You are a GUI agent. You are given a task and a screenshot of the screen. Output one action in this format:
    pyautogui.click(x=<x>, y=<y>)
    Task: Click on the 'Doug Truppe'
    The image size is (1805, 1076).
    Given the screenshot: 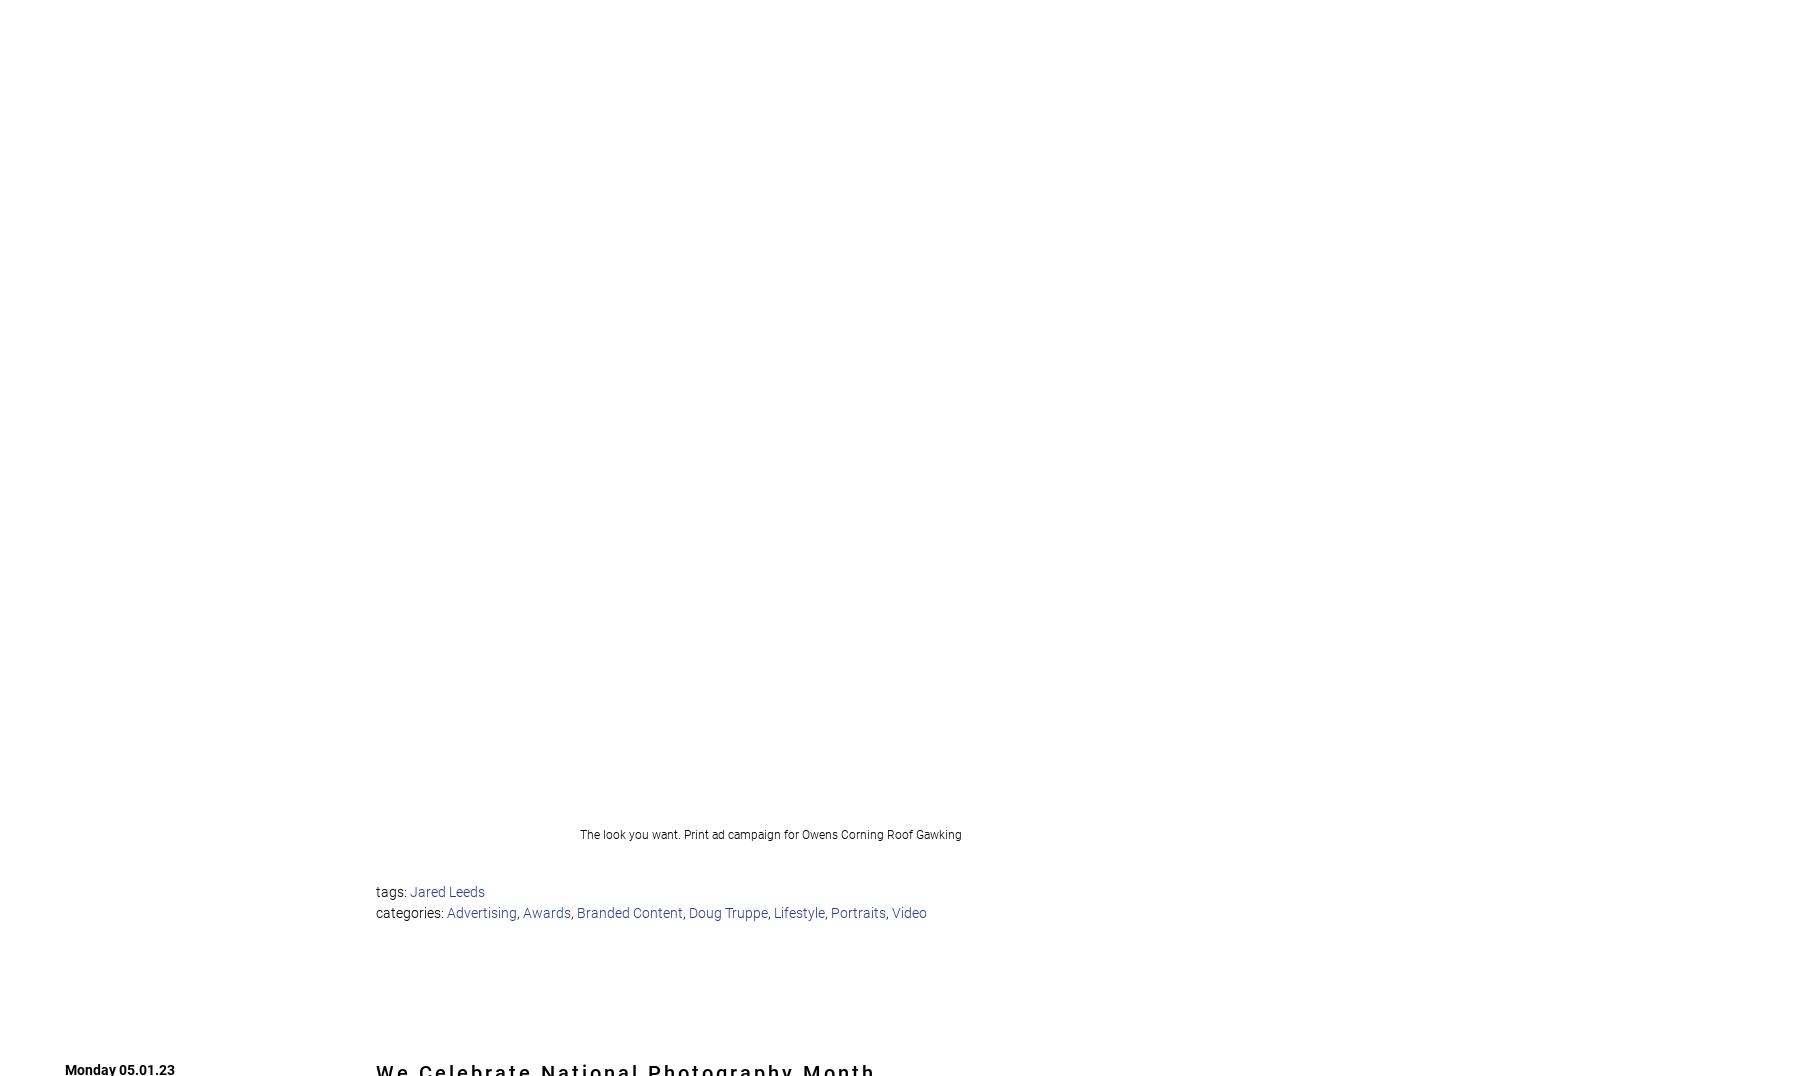 What is the action you would take?
    pyautogui.click(x=688, y=911)
    